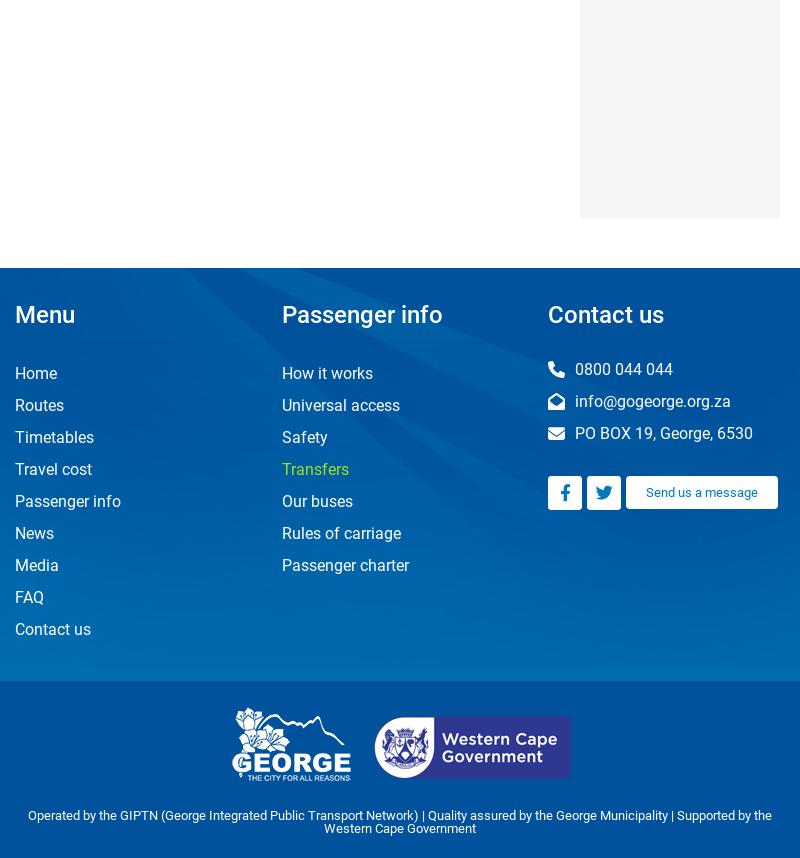  What do you see at coordinates (14, 372) in the screenshot?
I see `'Home'` at bounding box center [14, 372].